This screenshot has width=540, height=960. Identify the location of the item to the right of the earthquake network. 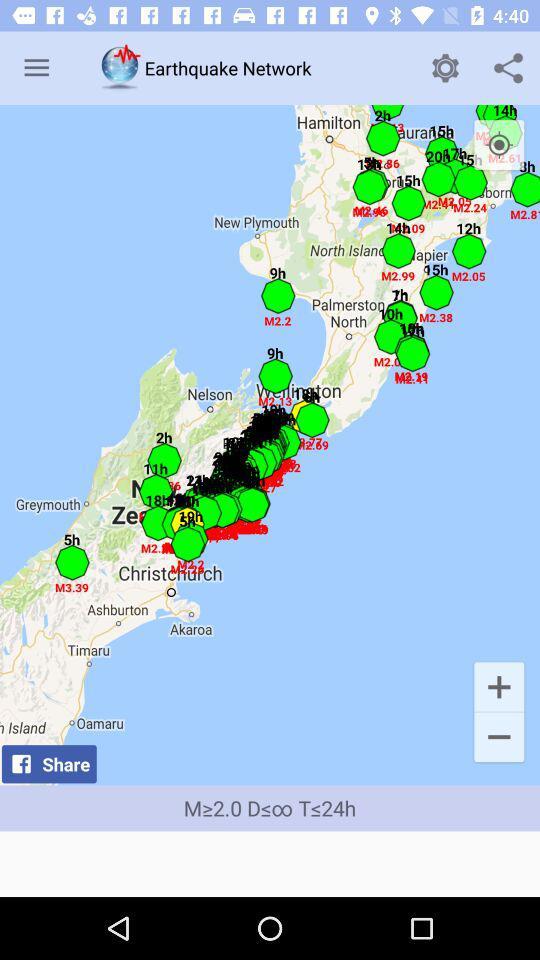
(445, 68).